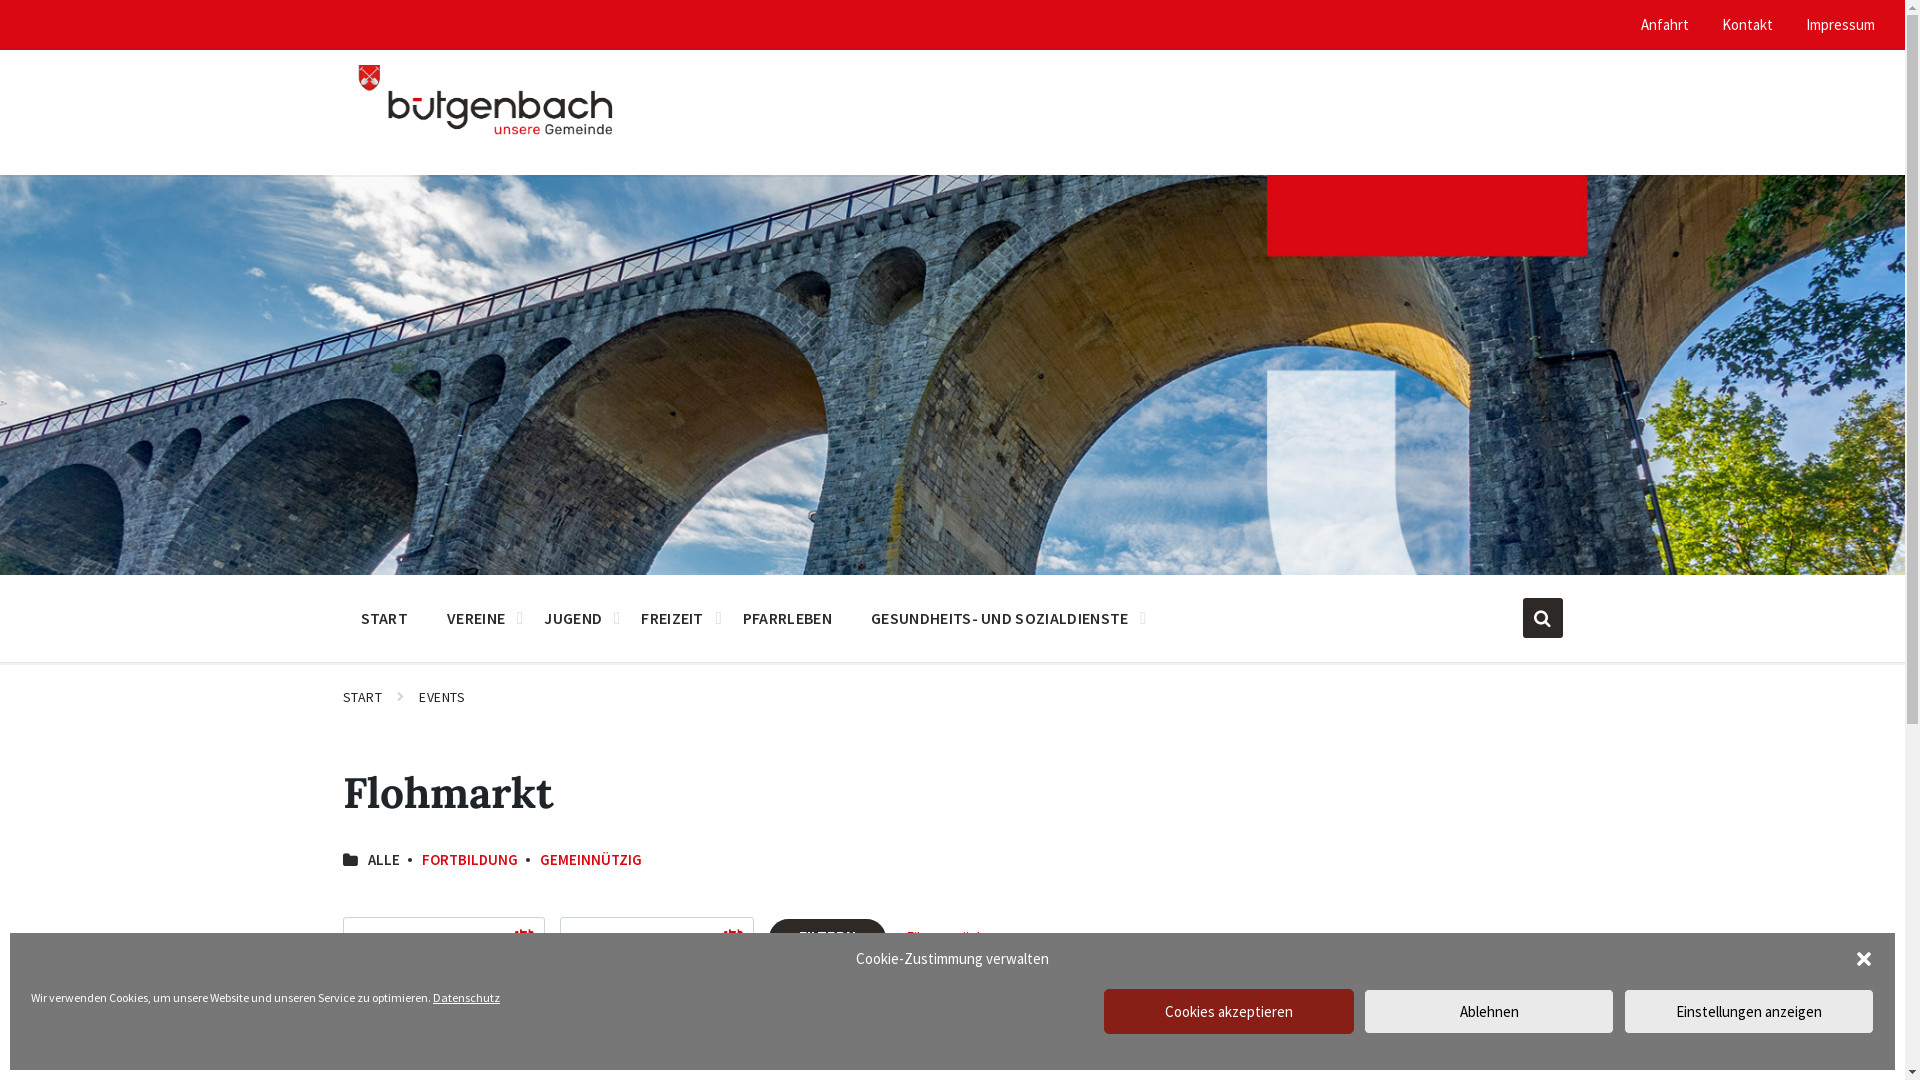 This screenshot has width=1920, height=1080. Describe the element at coordinates (384, 616) in the screenshot. I see `'START'` at that location.